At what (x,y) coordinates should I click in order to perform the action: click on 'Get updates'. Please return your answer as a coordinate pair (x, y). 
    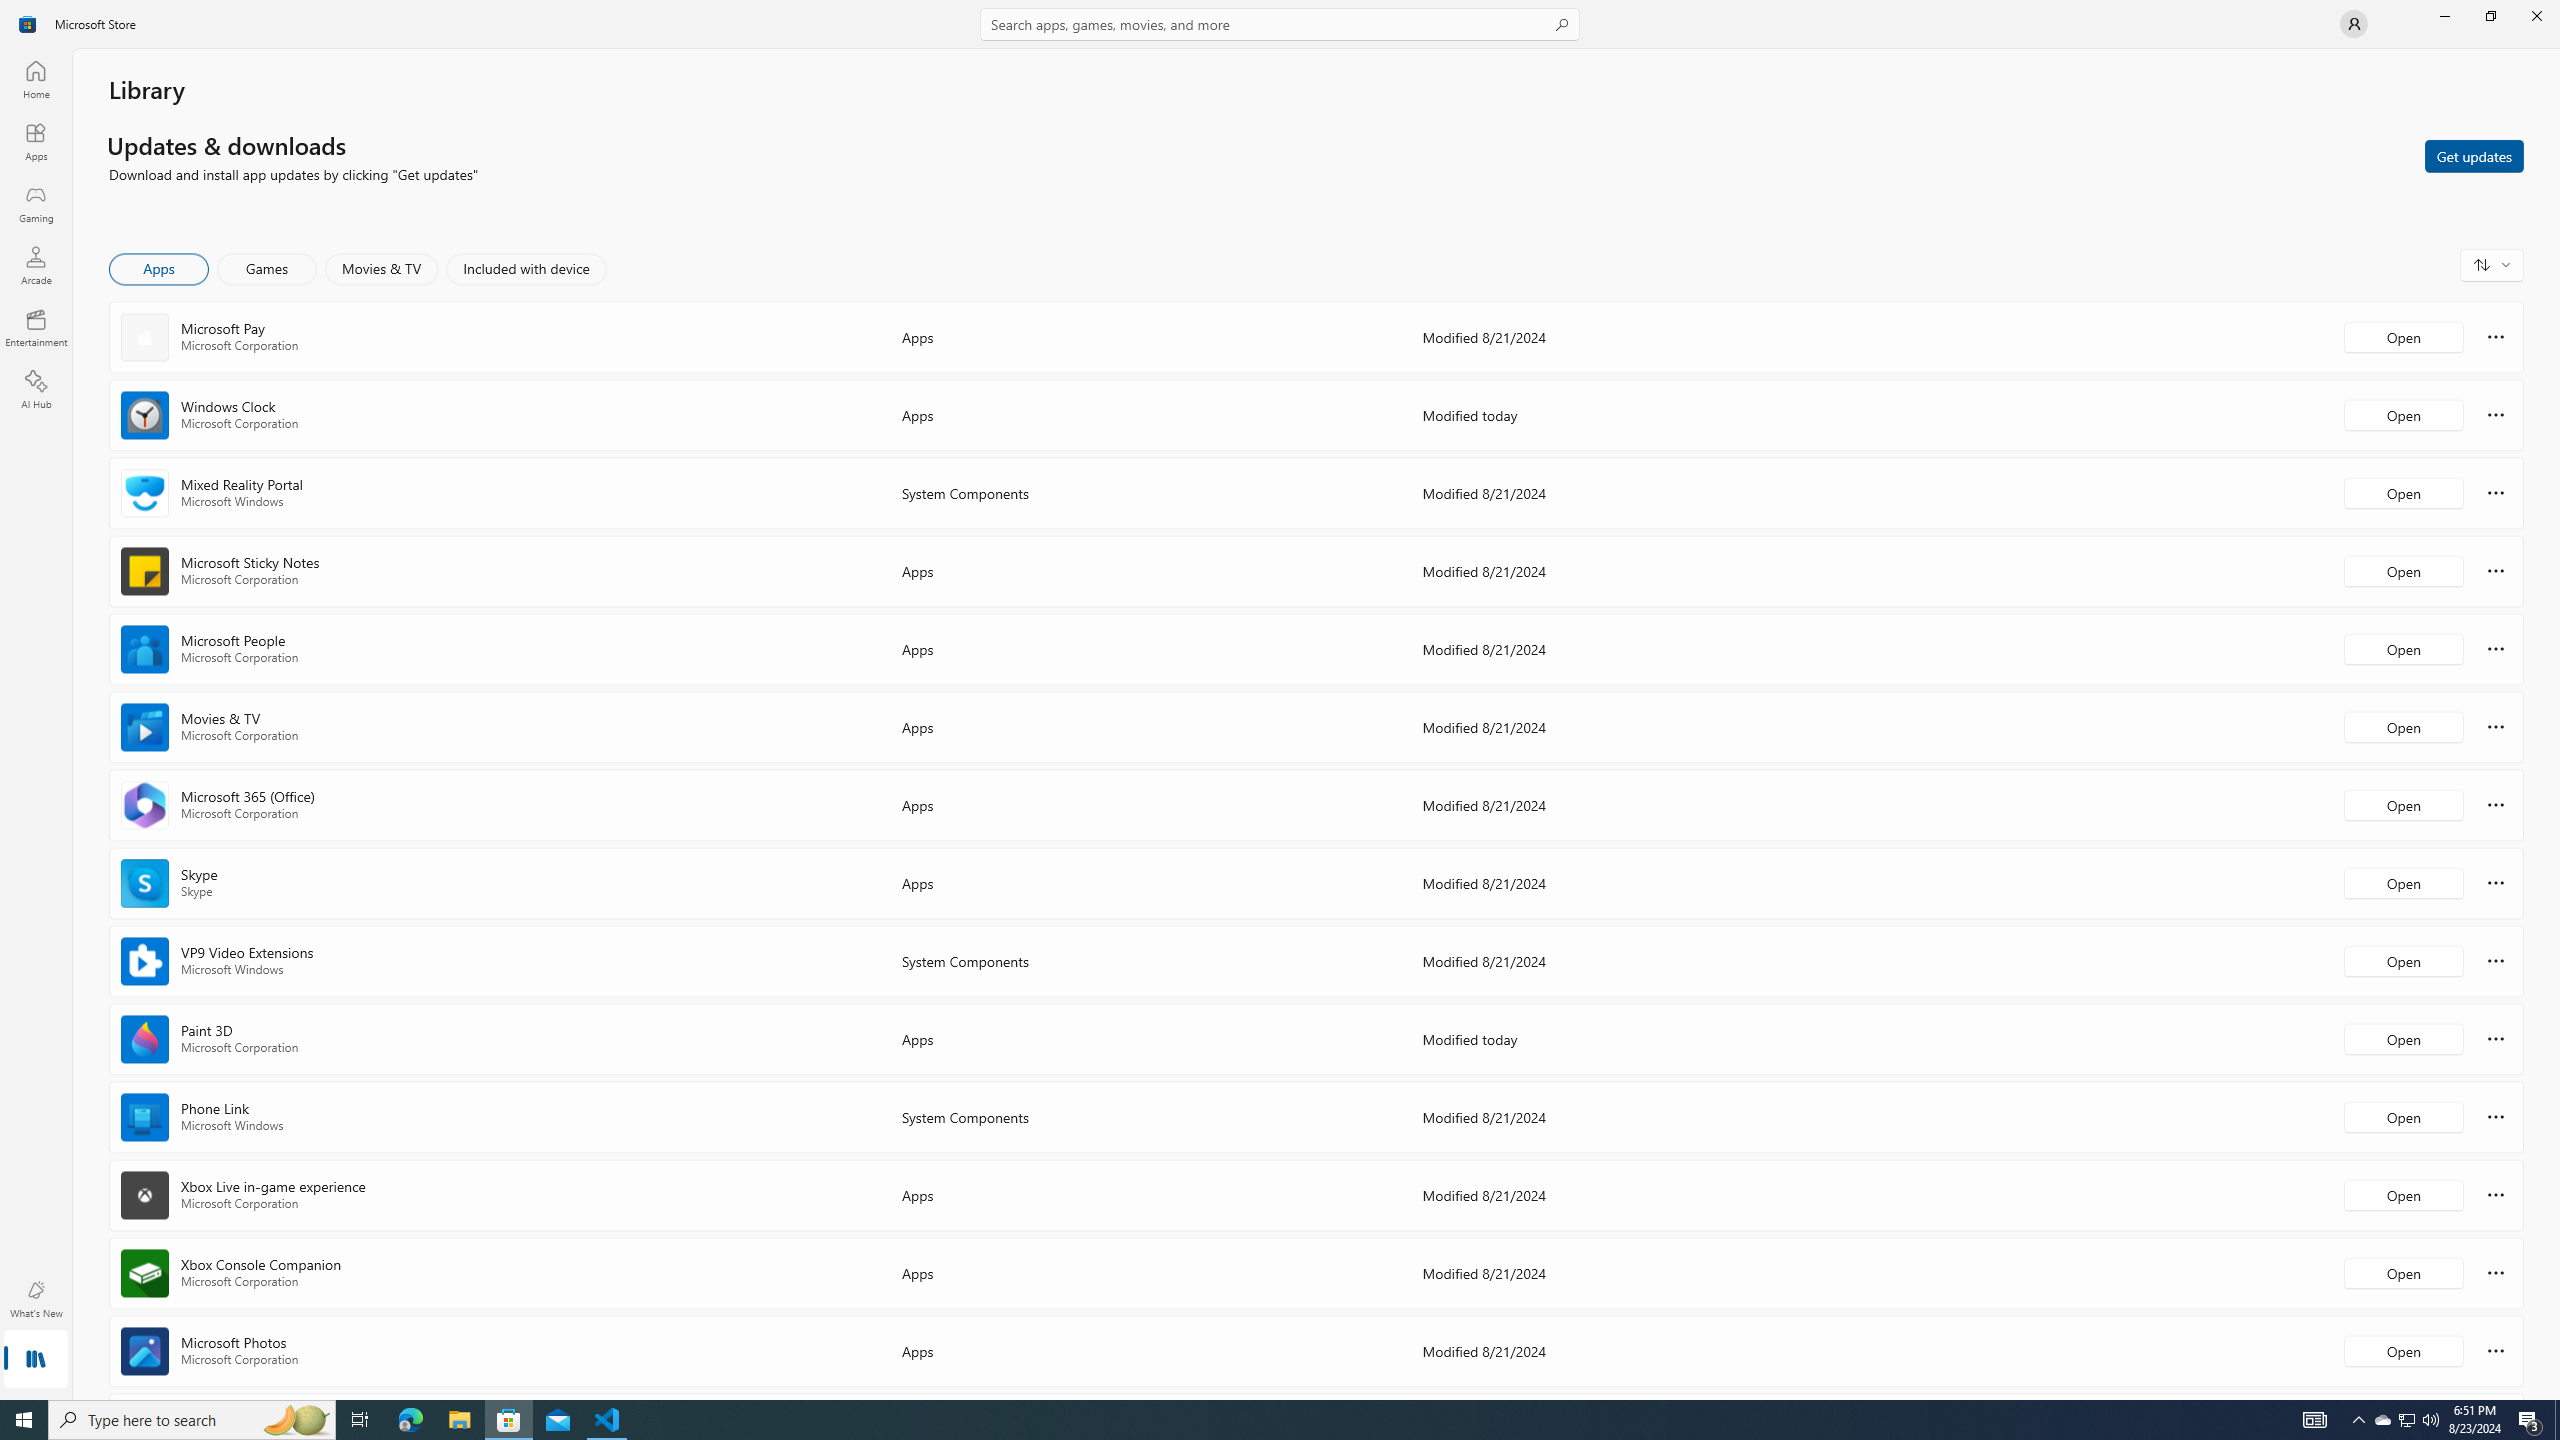
    Looking at the image, I should click on (2474, 154).